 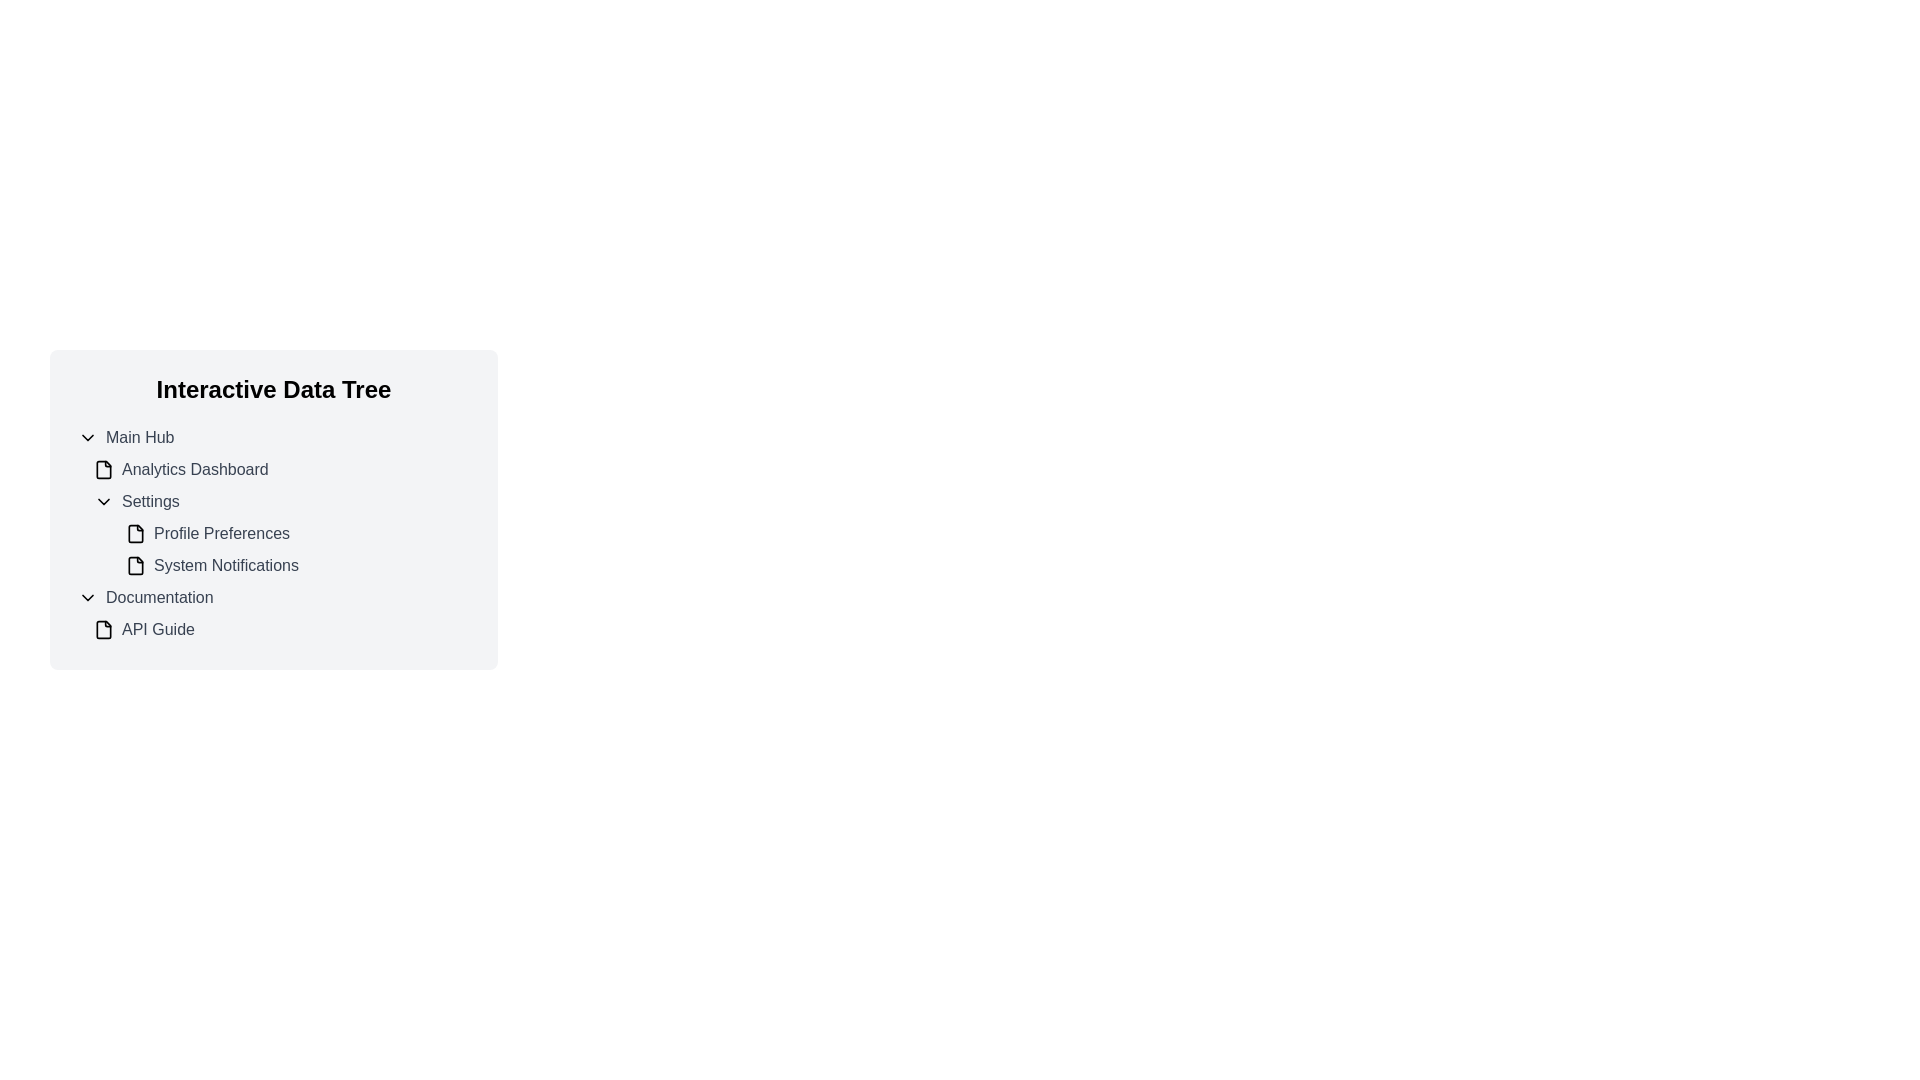 I want to click on the text label 'Analytics Dashboard' which is styled in gray and located in the 'Interactive Data Tree' section as the second item under 'Main Hub', so click(x=195, y=470).